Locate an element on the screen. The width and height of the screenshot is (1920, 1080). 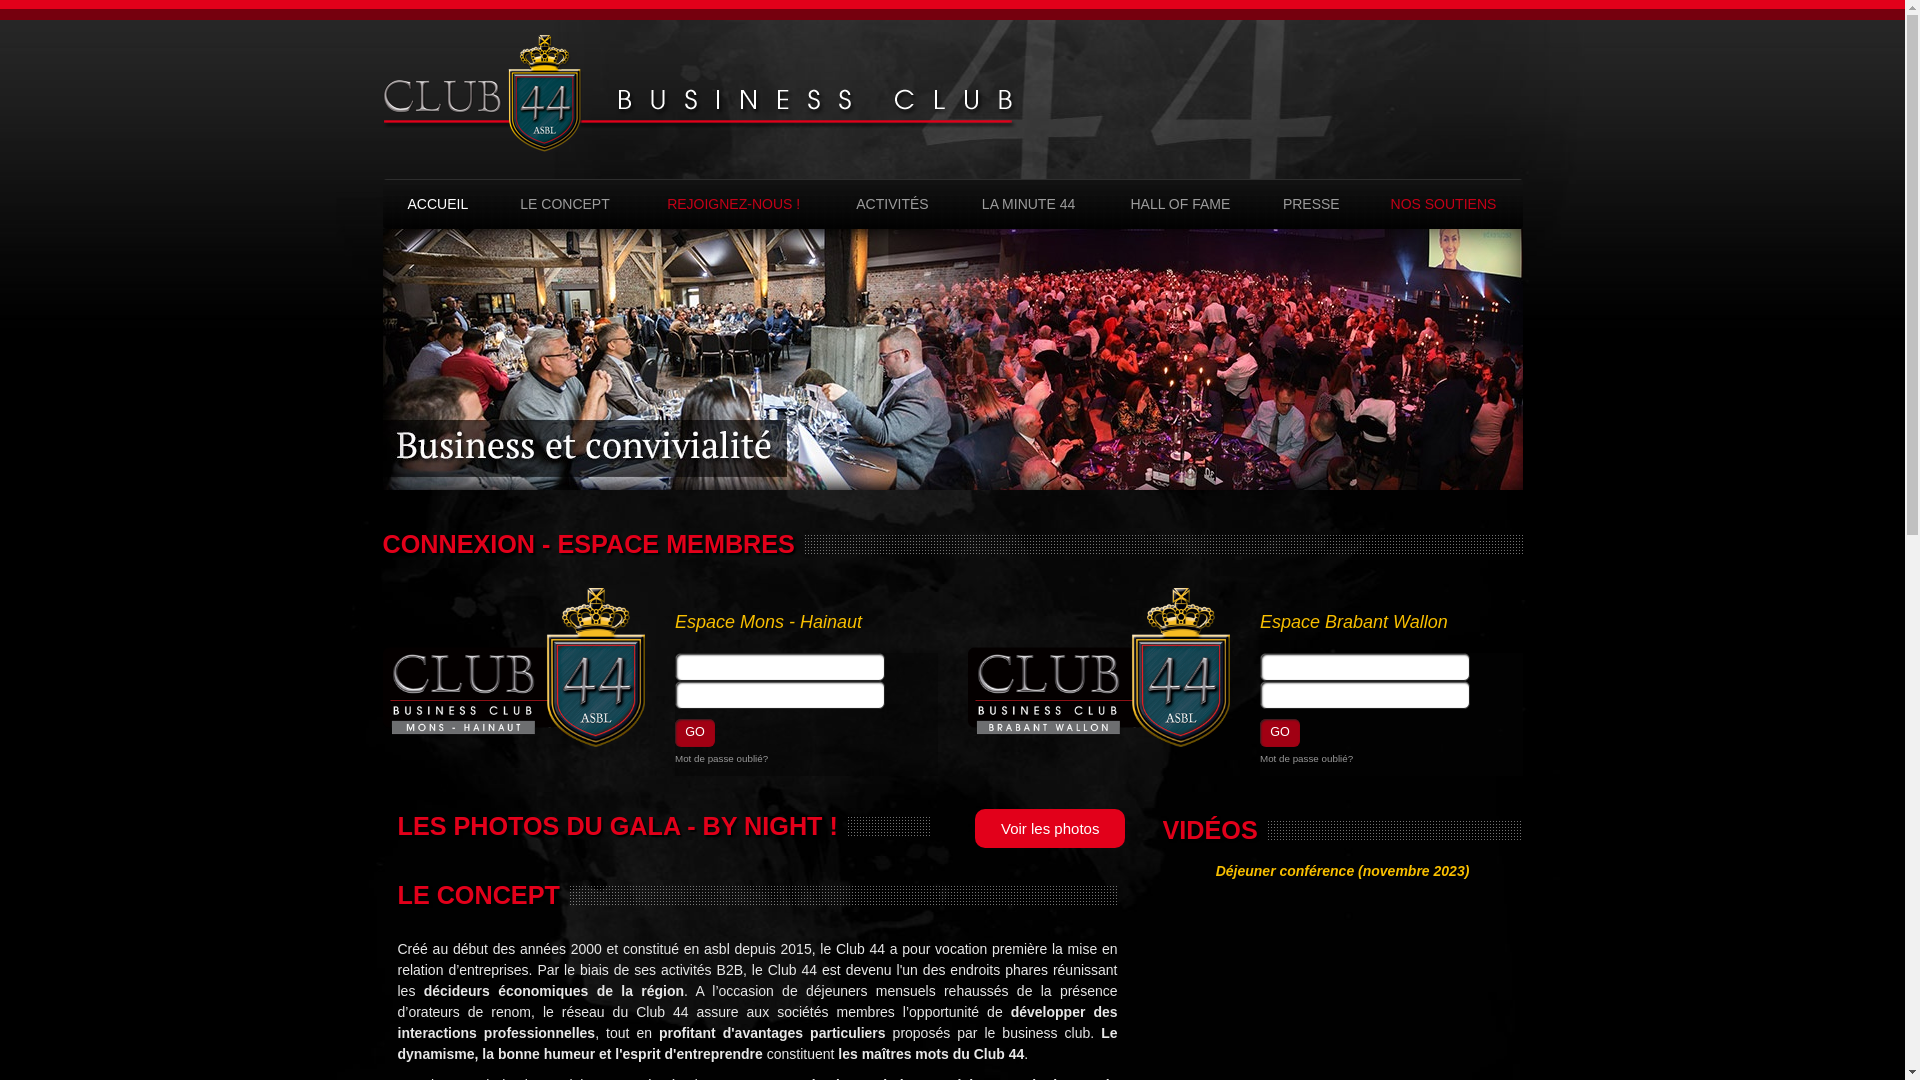
'Voir les photos' is located at coordinates (974, 828).